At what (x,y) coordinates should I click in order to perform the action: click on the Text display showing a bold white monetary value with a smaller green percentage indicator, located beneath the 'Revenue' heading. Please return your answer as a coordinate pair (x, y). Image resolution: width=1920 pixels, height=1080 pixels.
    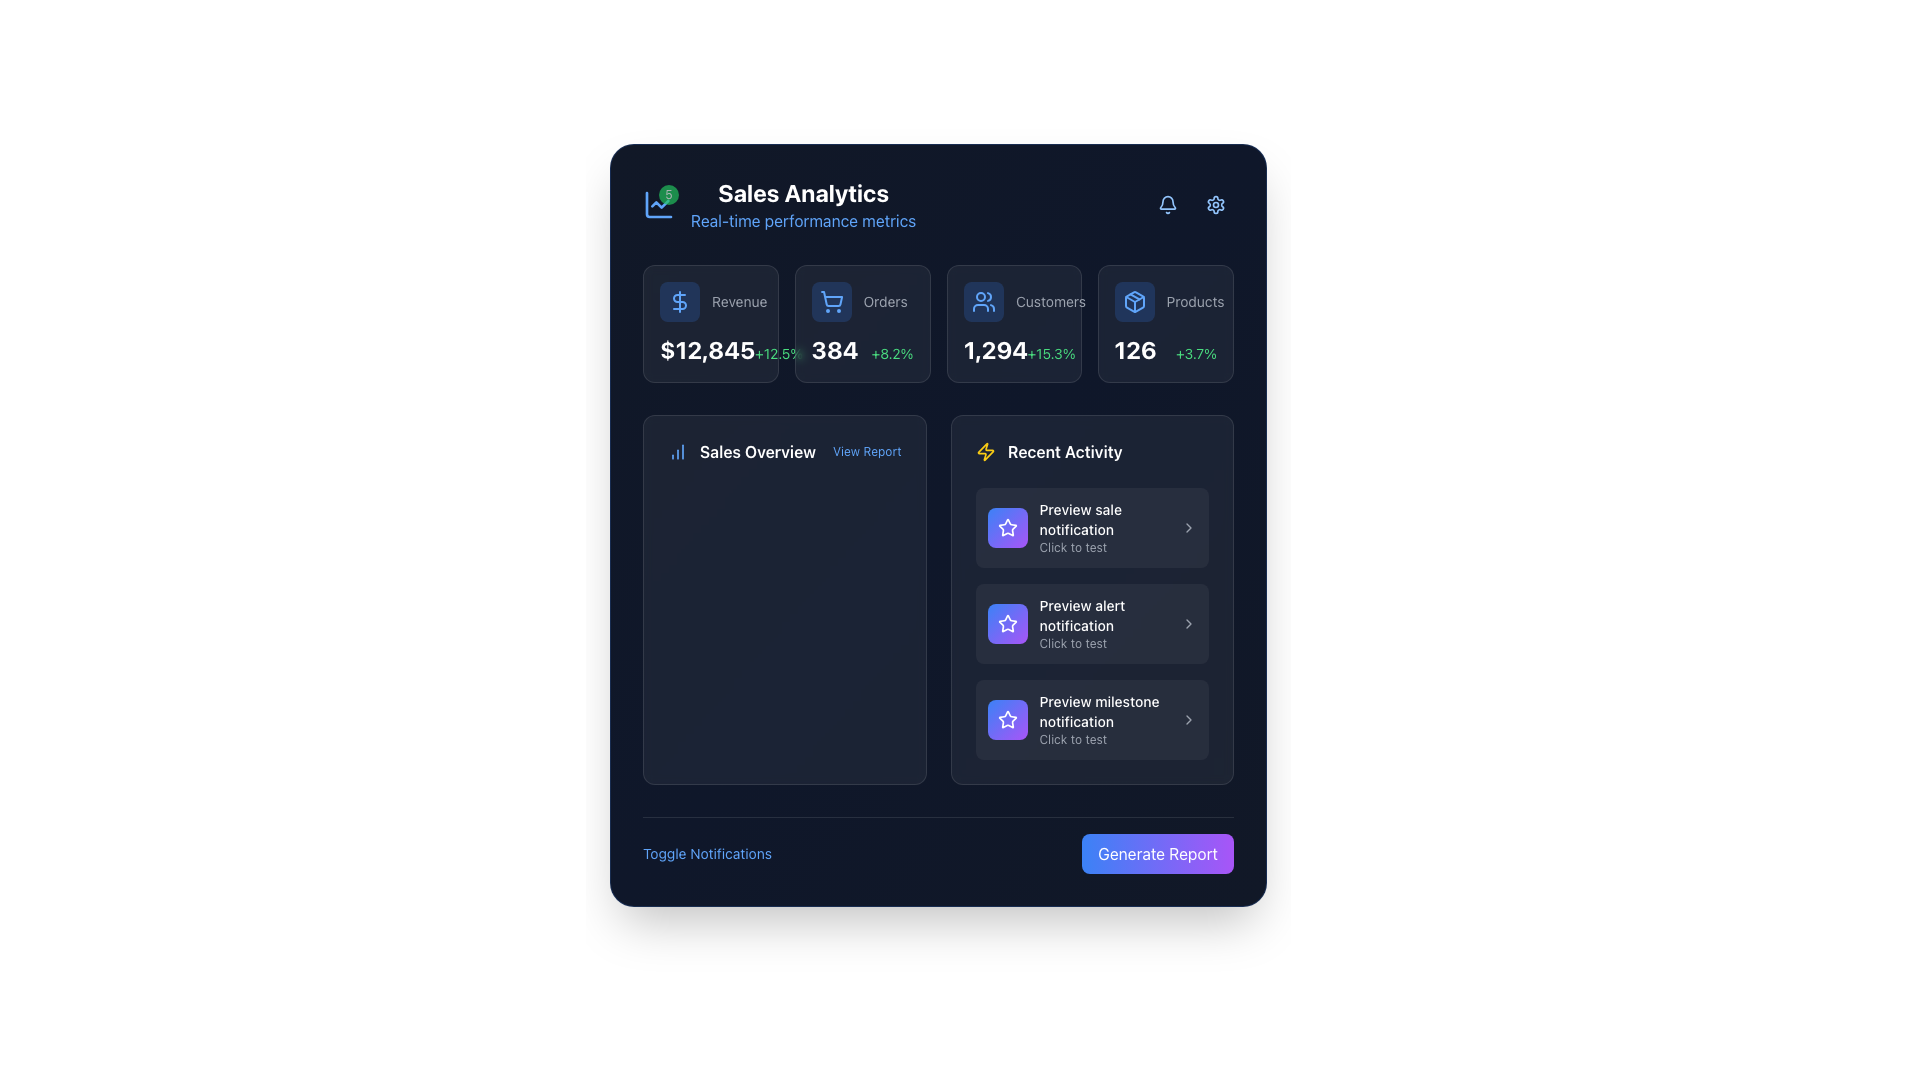
    Looking at the image, I should click on (710, 349).